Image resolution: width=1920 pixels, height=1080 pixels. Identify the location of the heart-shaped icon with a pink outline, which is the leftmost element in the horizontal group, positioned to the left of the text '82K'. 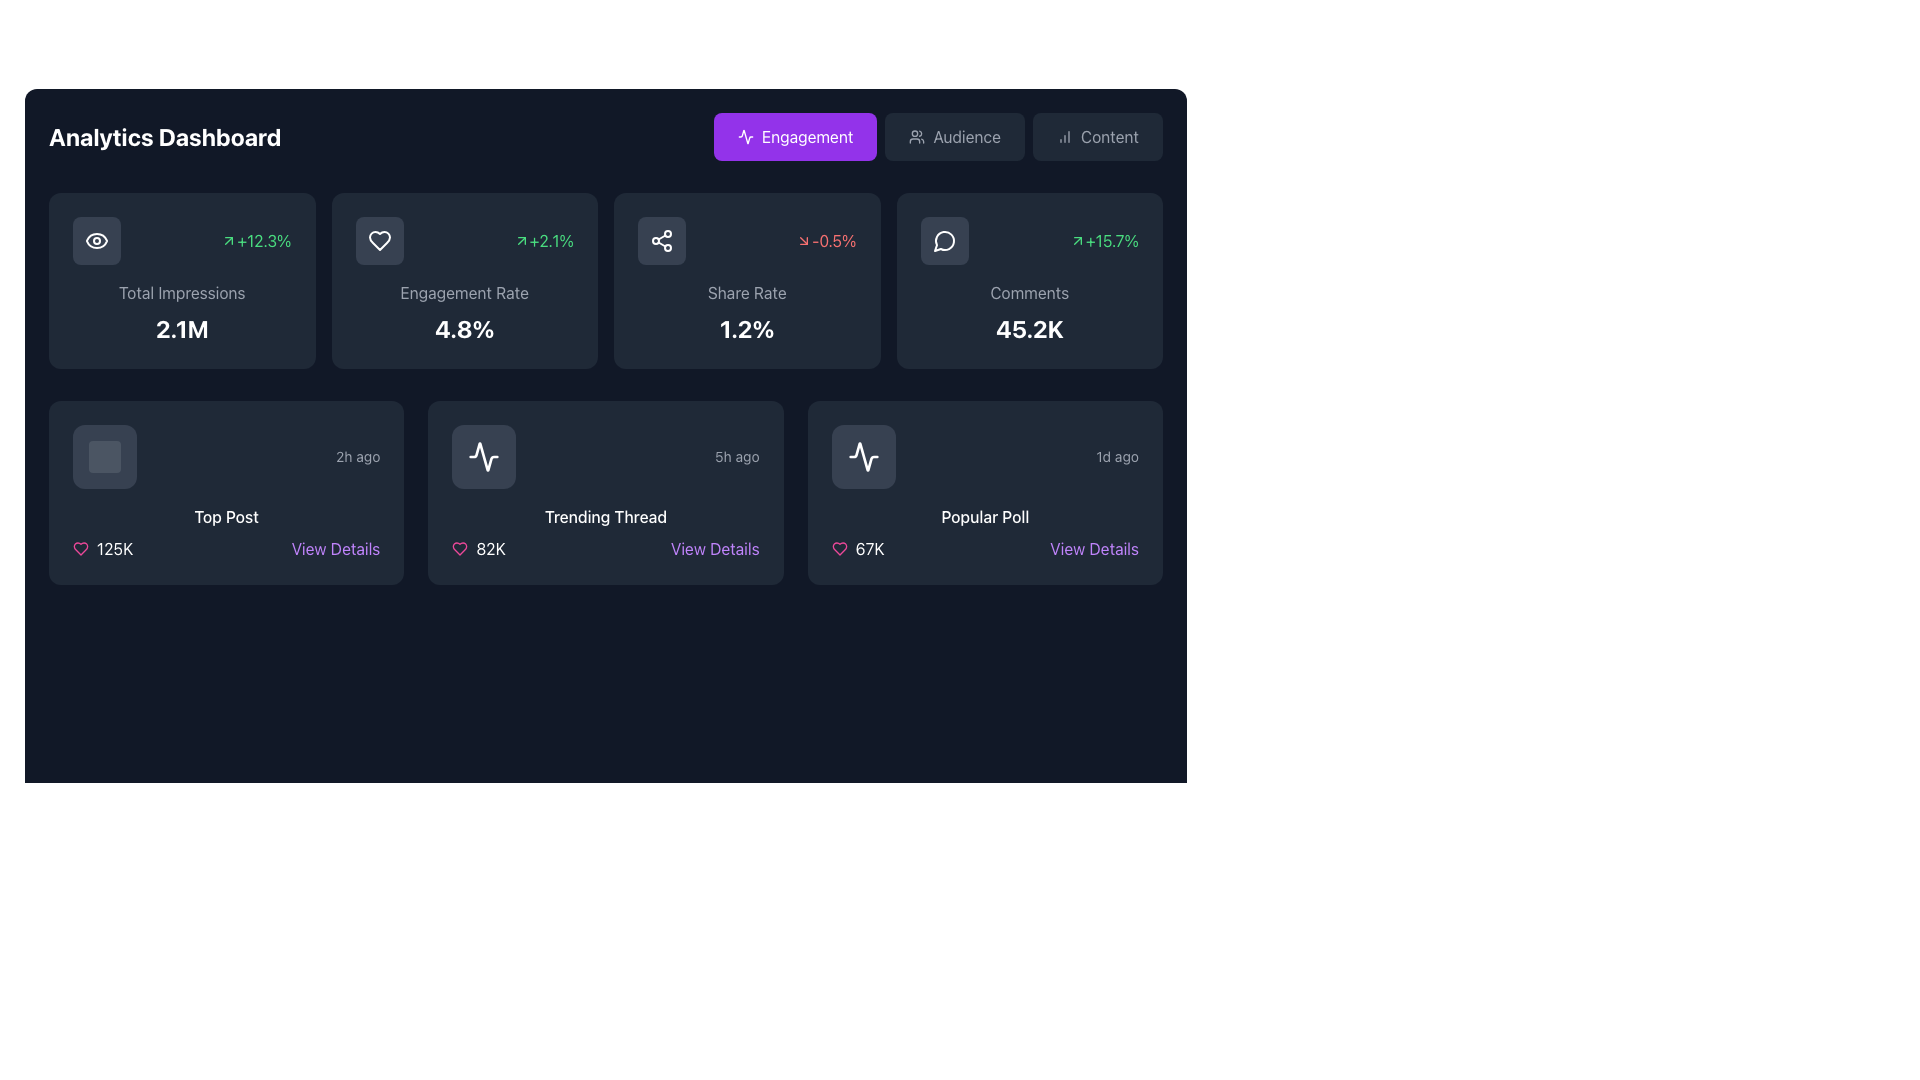
(459, 548).